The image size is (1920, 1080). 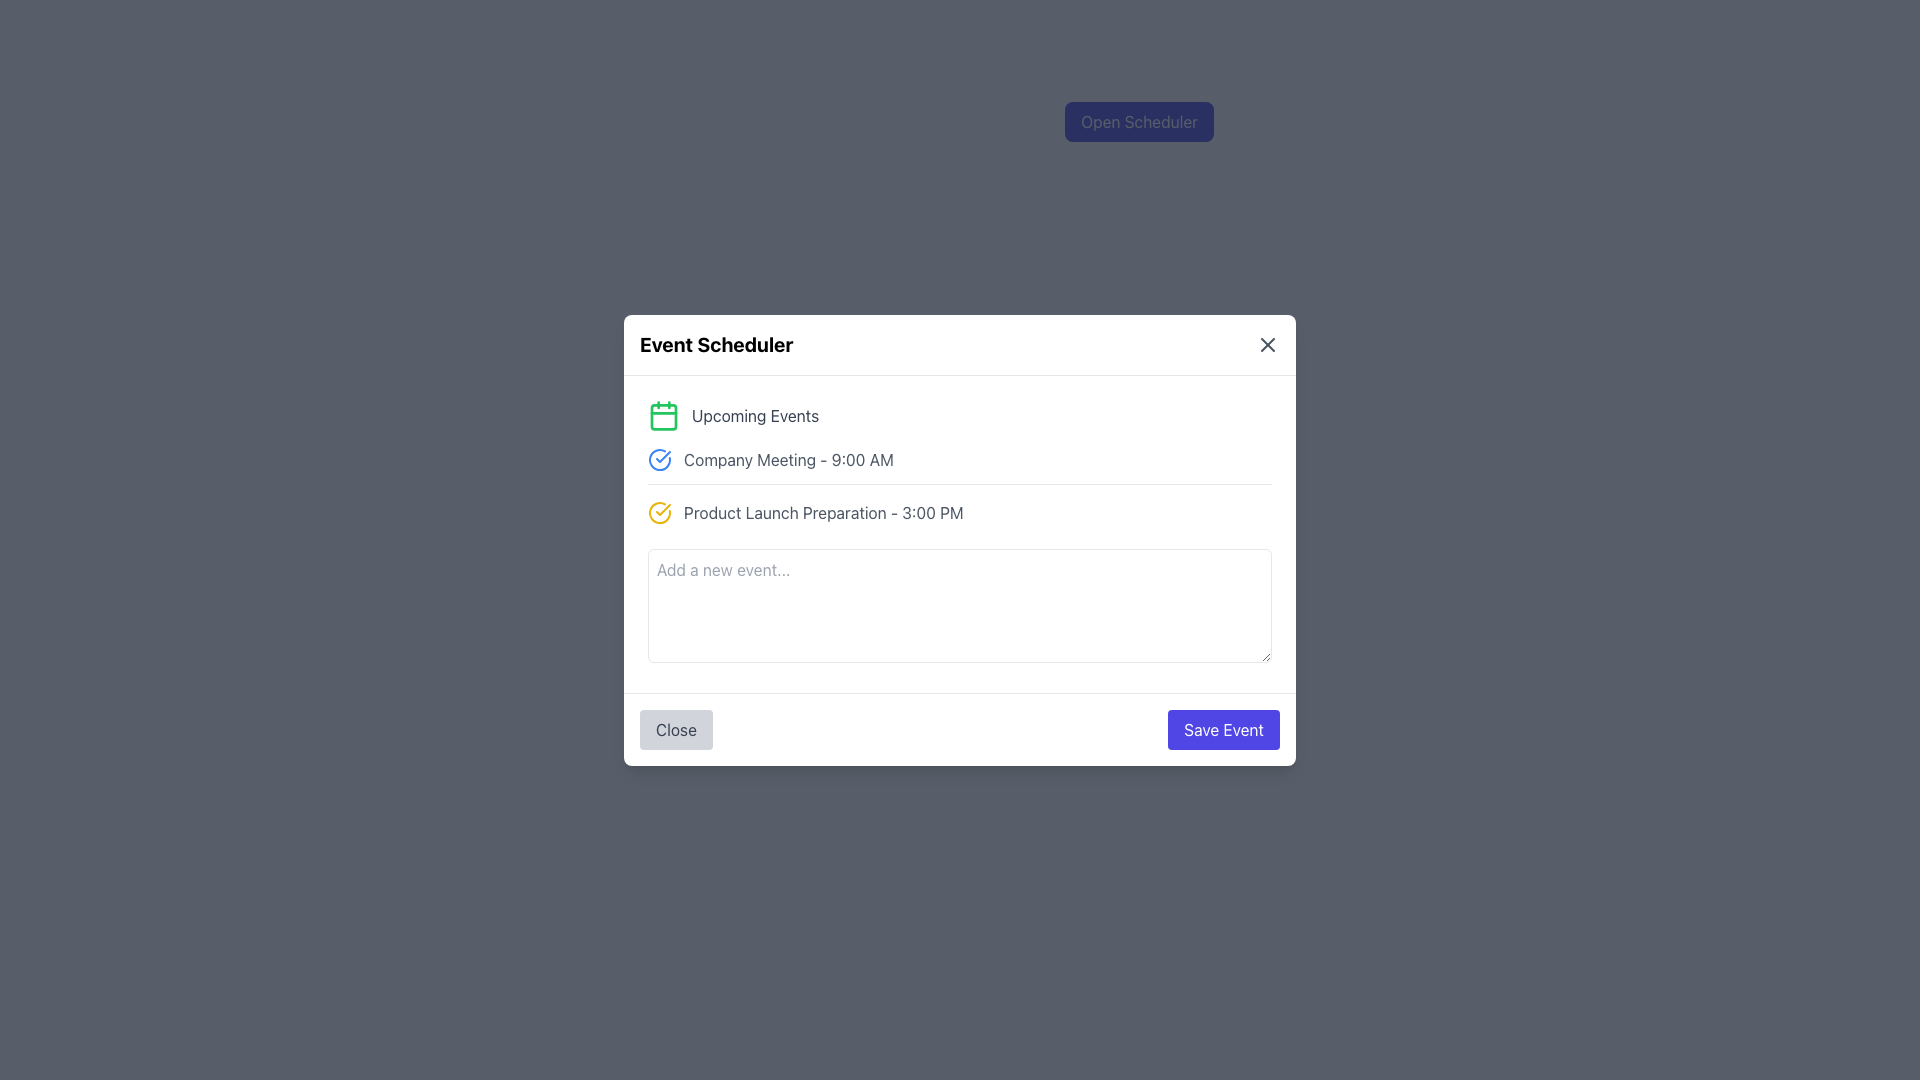 I want to click on the 'Save' button located at the bottom-right corner of the 'Event Scheduler' modal, so click(x=1223, y=729).